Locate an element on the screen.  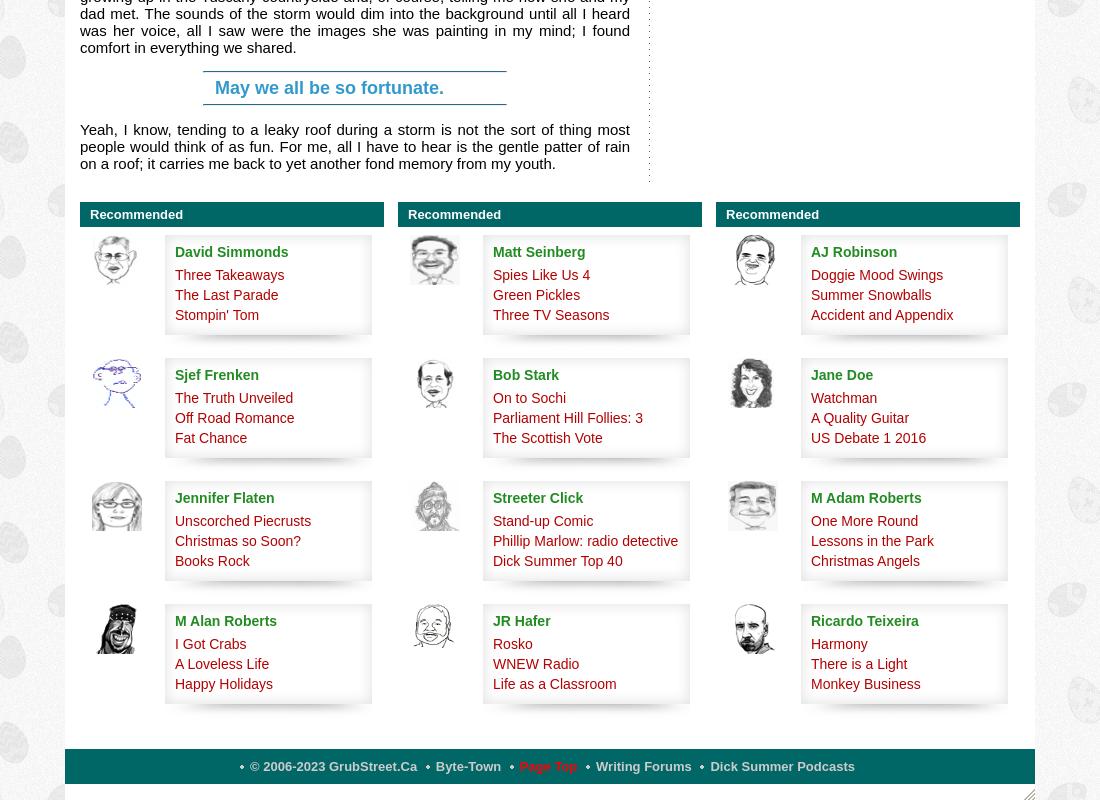
'Unscorched Piecrusts' is located at coordinates (242, 519).